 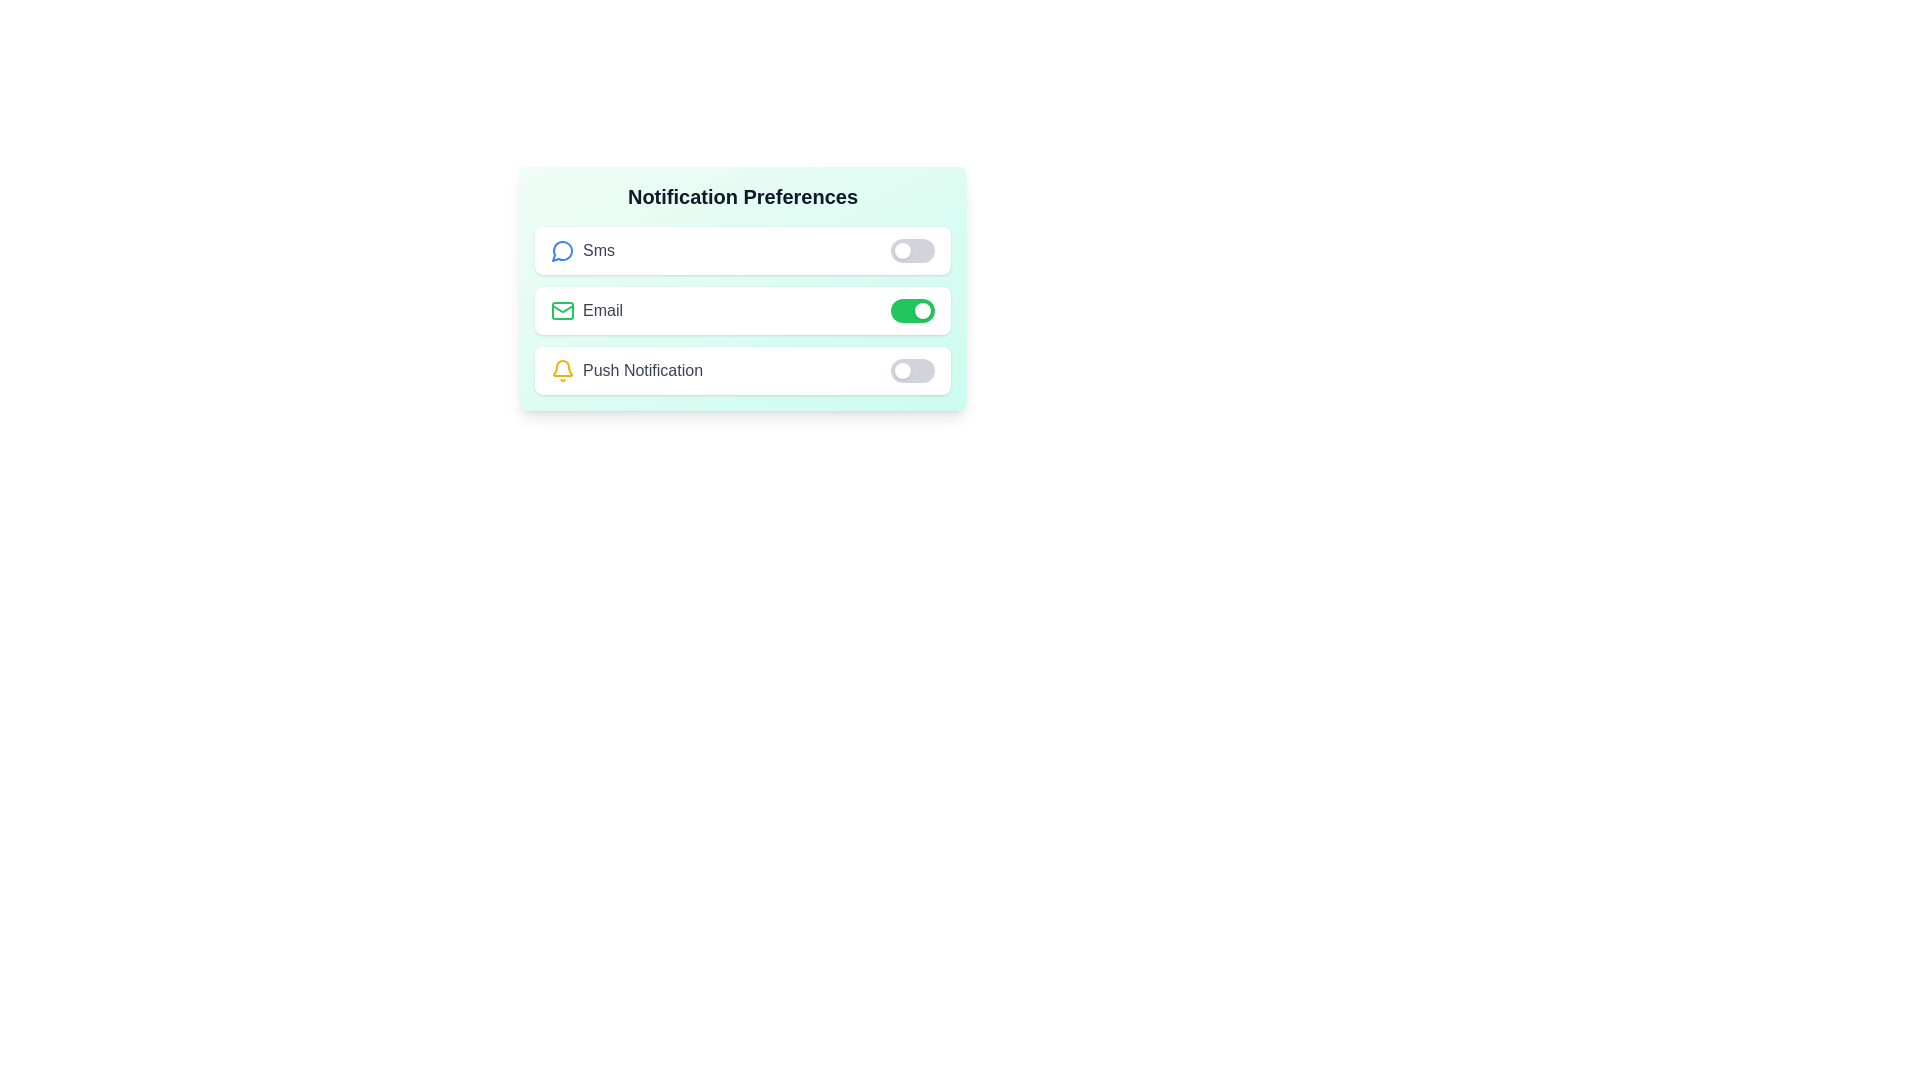 What do you see at coordinates (581, 249) in the screenshot?
I see `the 'sms' label with a message bubble icon, which is the first entry in the notification preference options list` at bounding box center [581, 249].